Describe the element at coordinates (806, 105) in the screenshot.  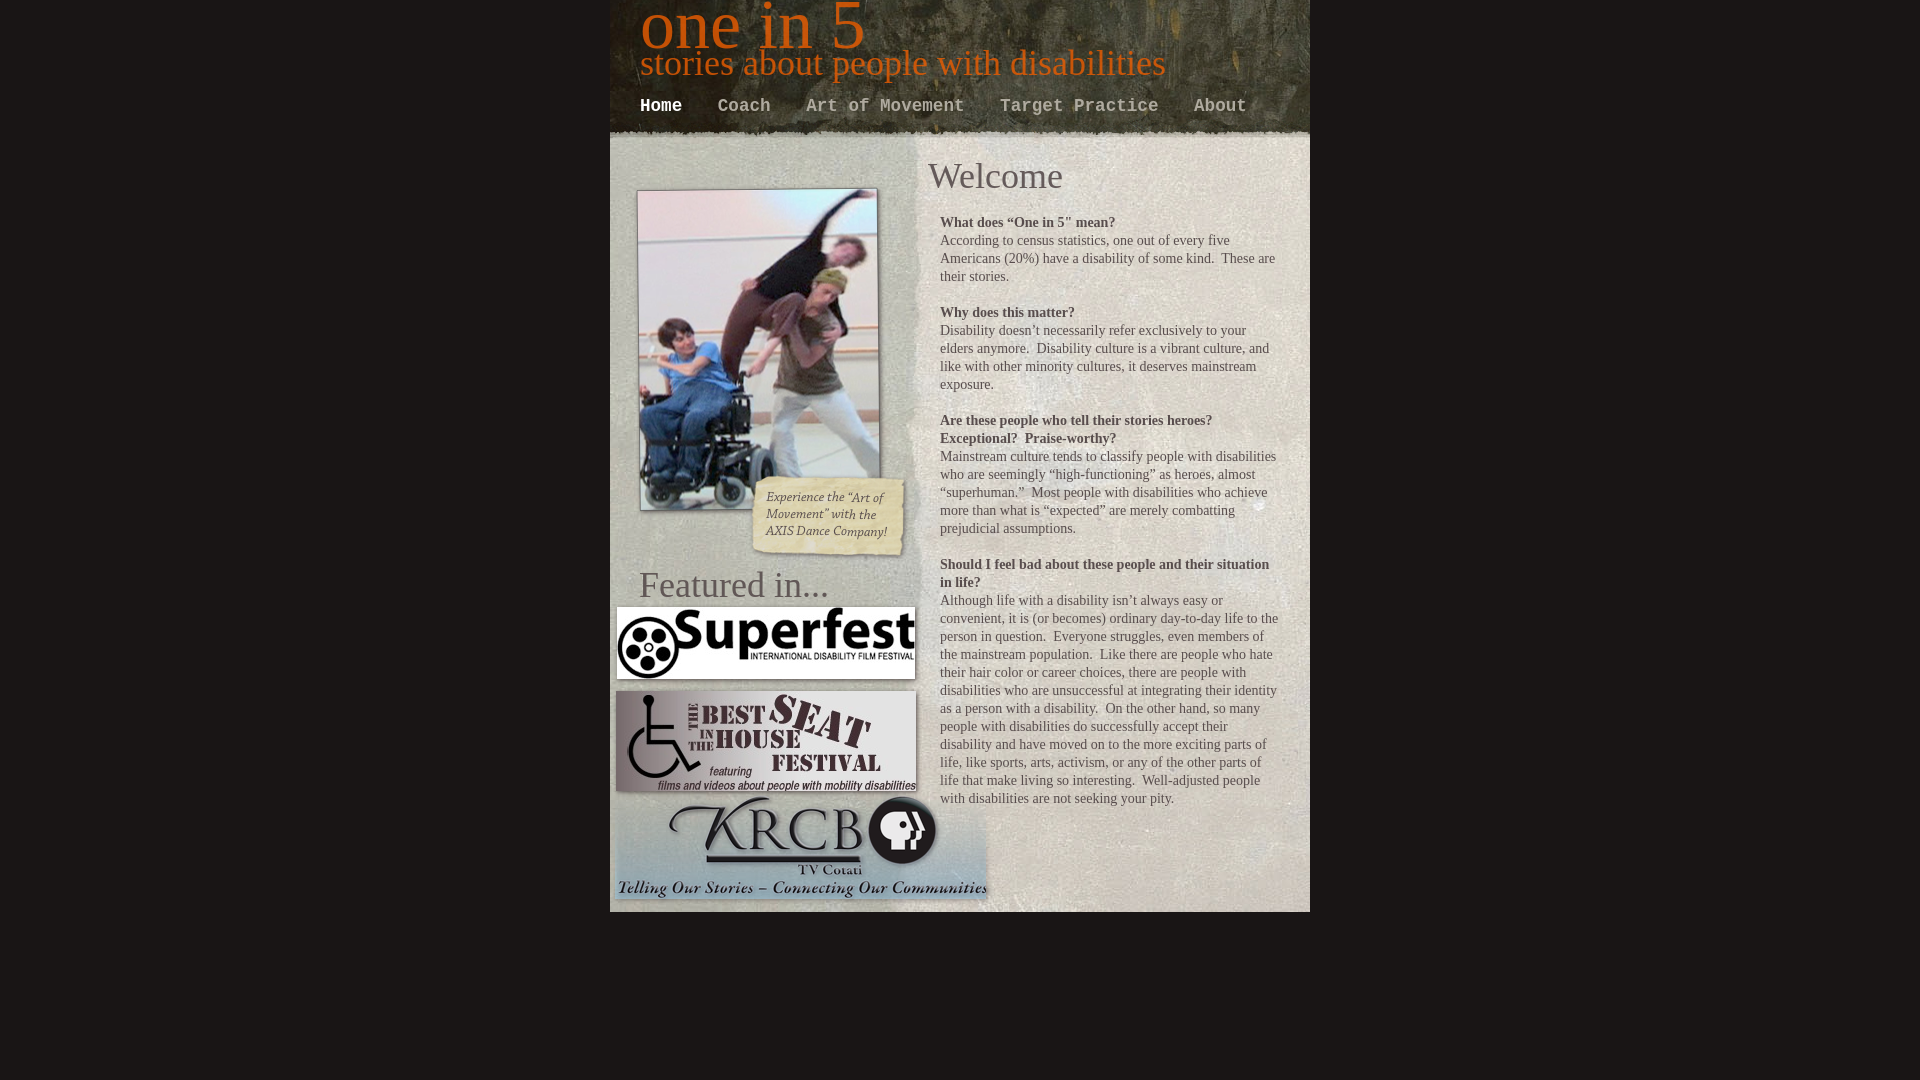
I see `'Art of Movement'` at that location.